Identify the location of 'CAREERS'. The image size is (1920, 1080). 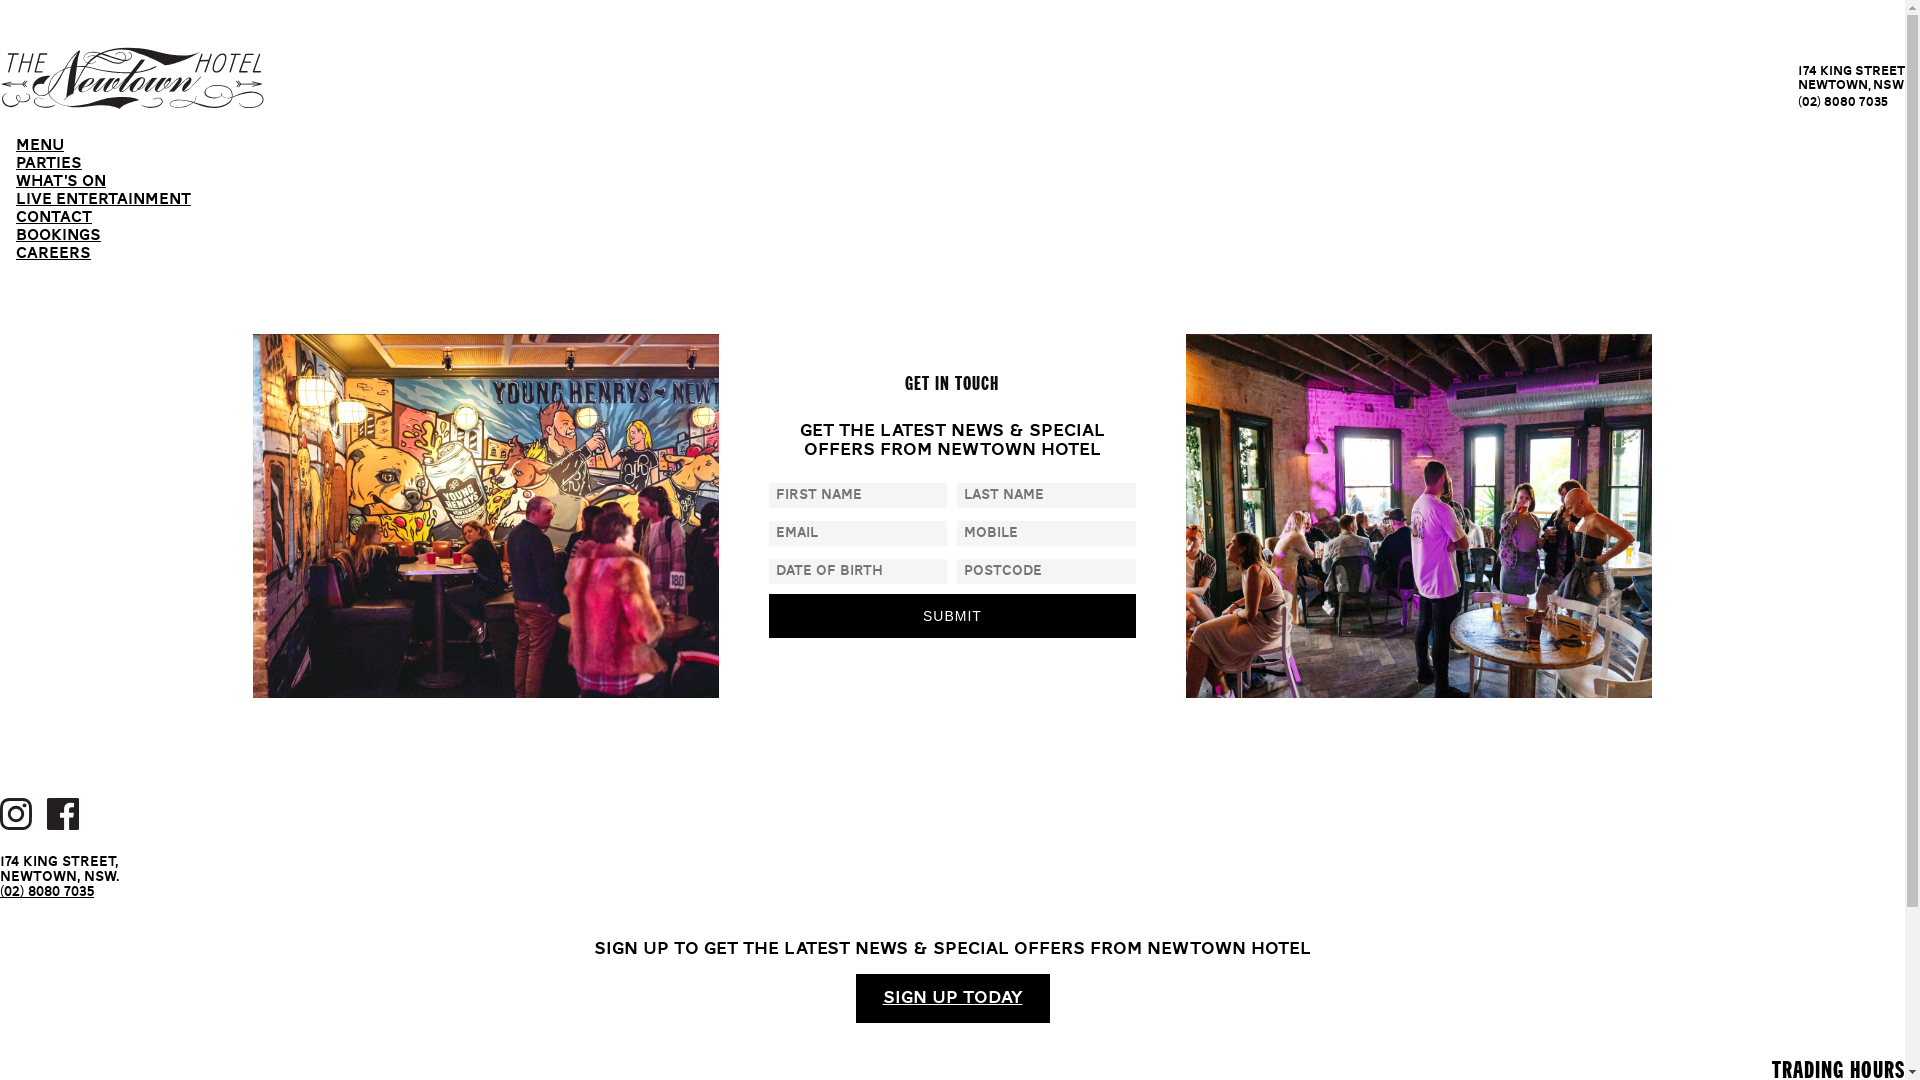
(53, 253).